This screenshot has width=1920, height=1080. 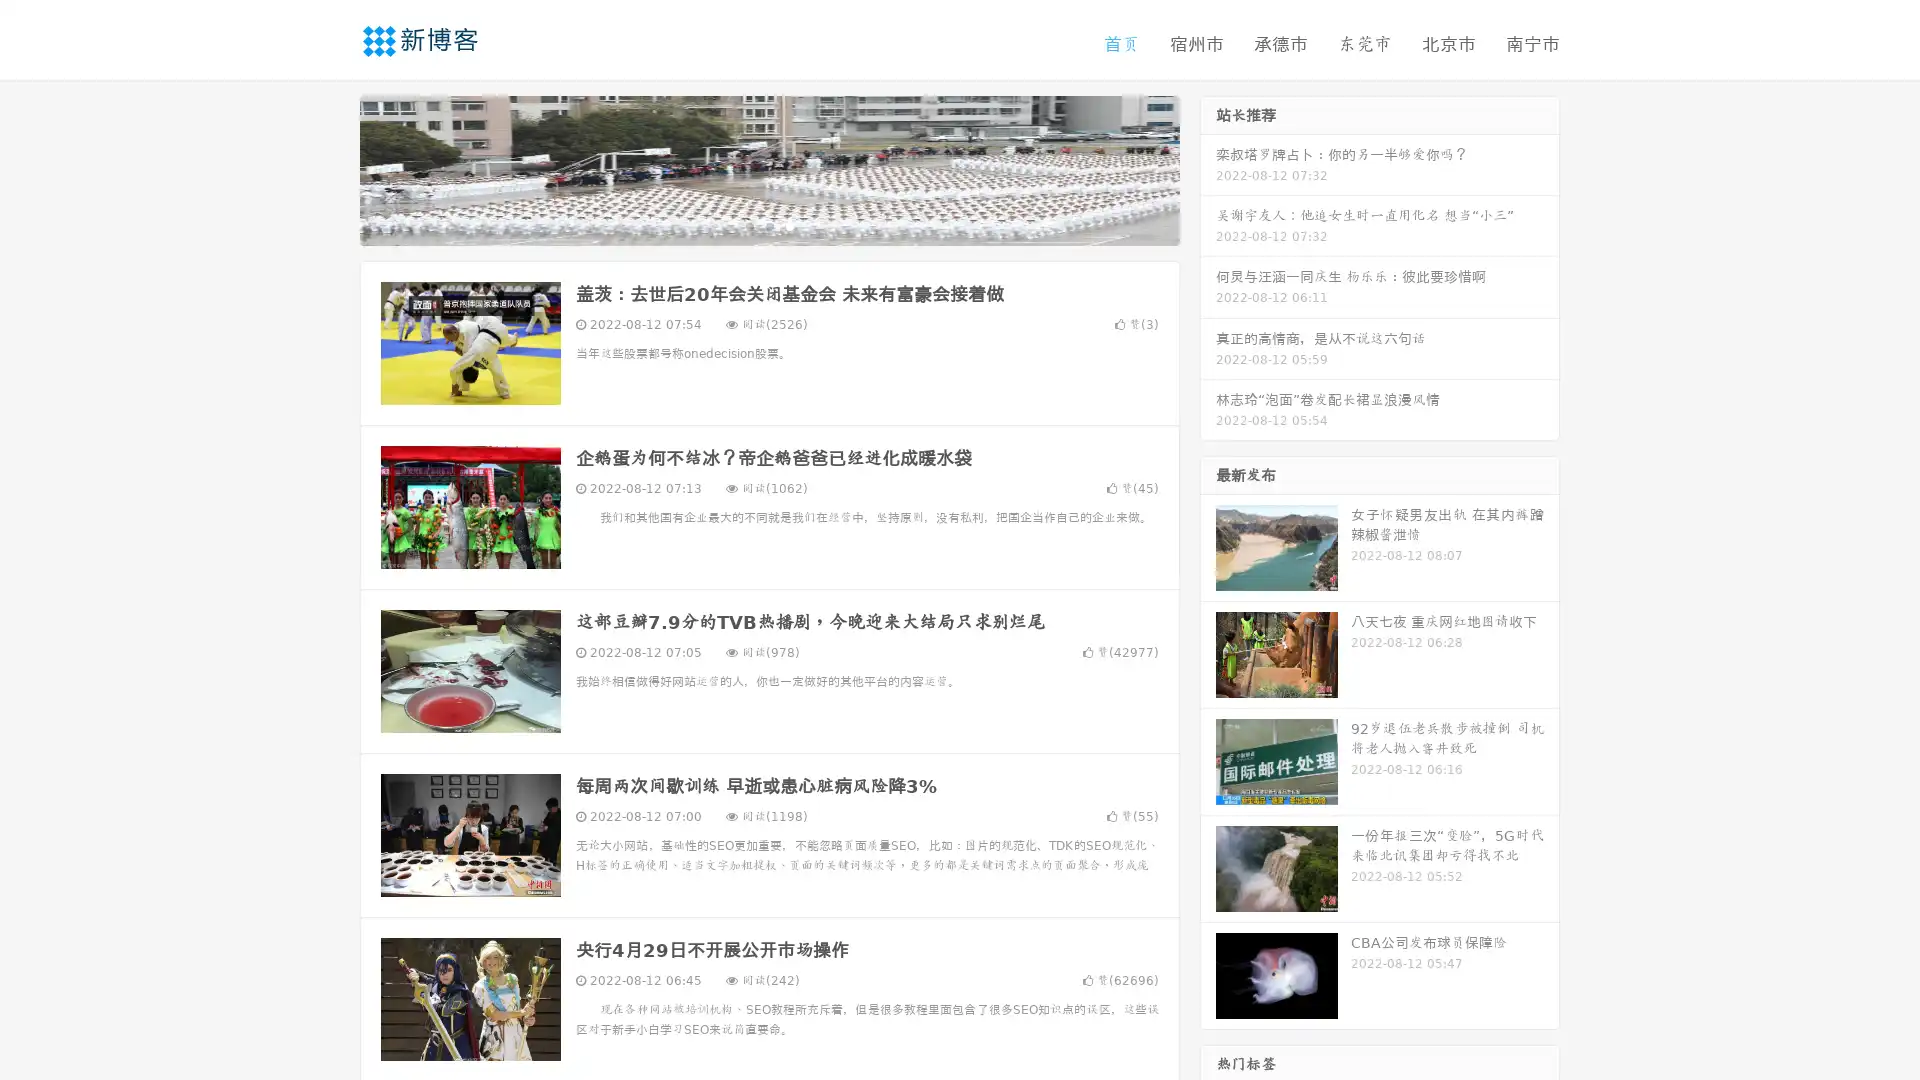 What do you see at coordinates (768, 225) in the screenshot?
I see `Go to slide 2` at bounding box center [768, 225].